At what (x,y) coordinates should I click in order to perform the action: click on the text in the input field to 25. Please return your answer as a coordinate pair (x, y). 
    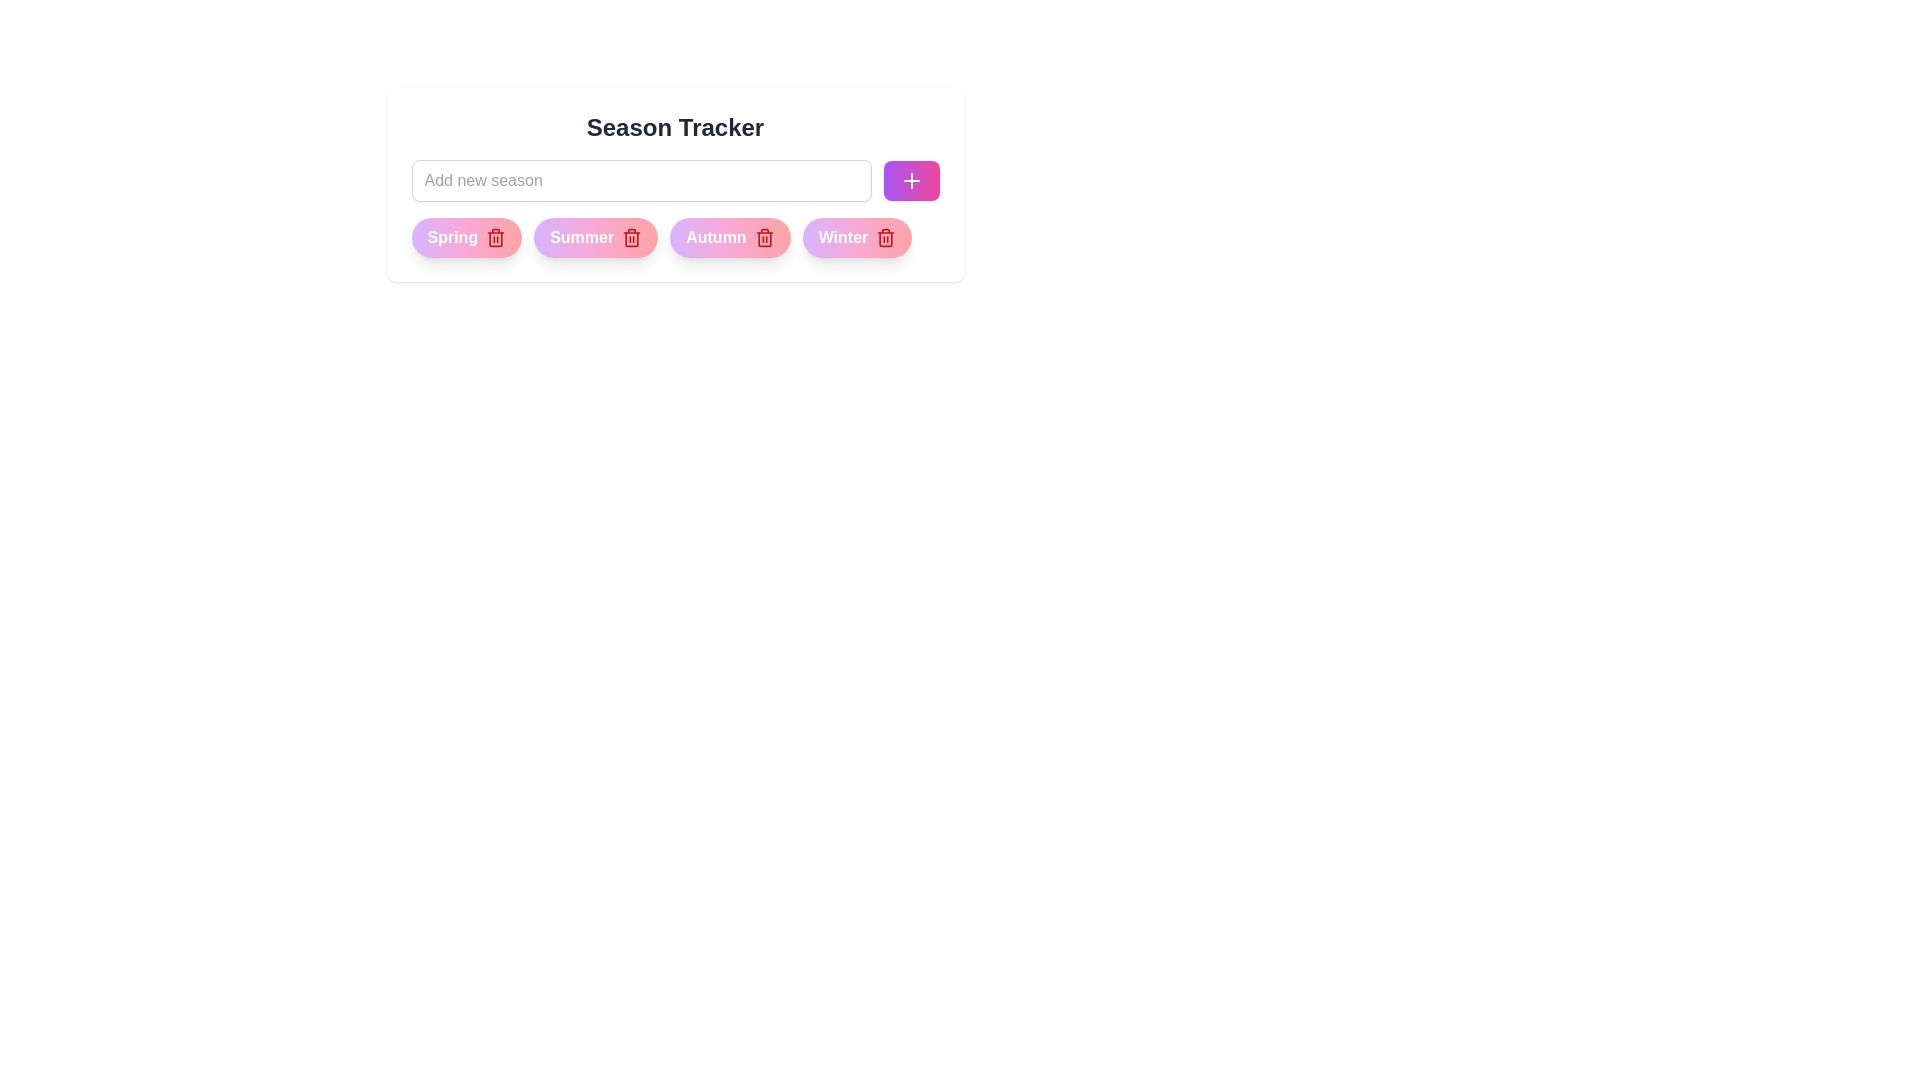
    Looking at the image, I should click on (641, 181).